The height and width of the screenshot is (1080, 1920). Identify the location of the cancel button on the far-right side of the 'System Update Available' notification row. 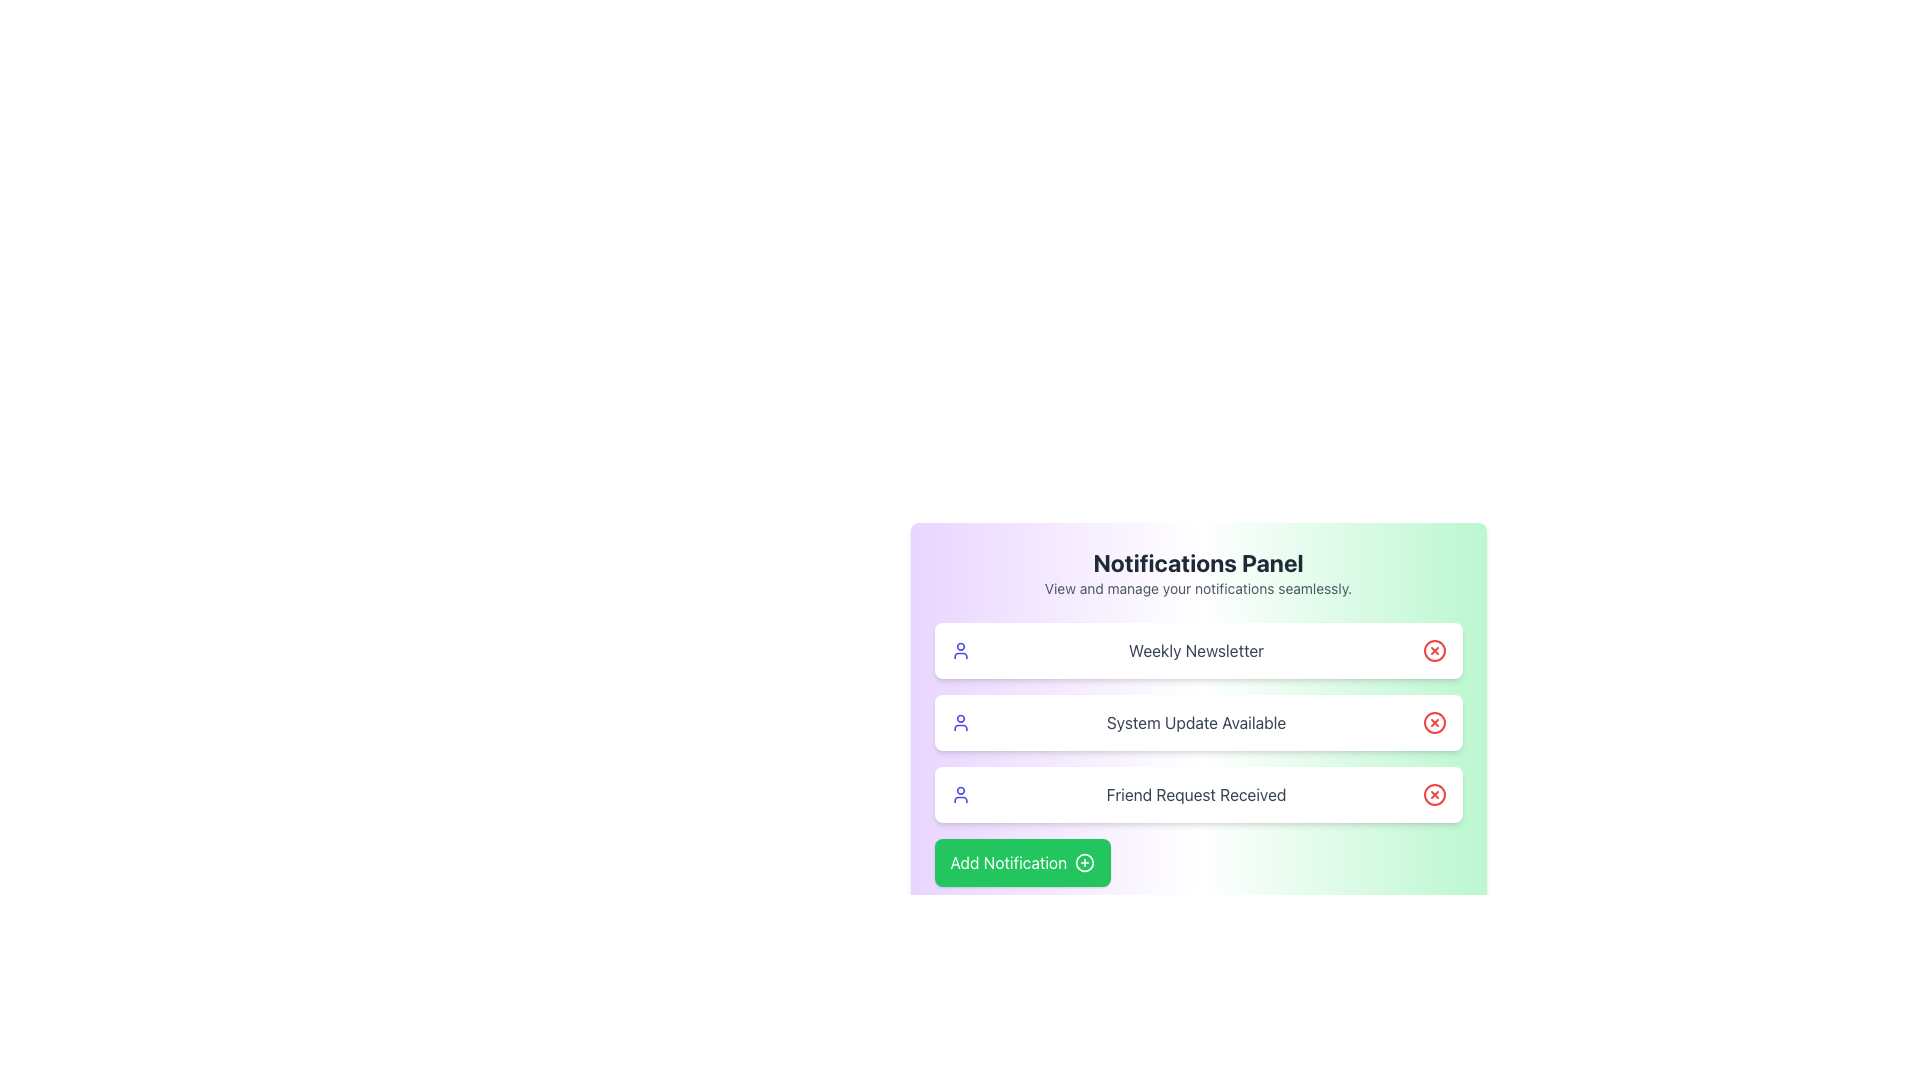
(1433, 722).